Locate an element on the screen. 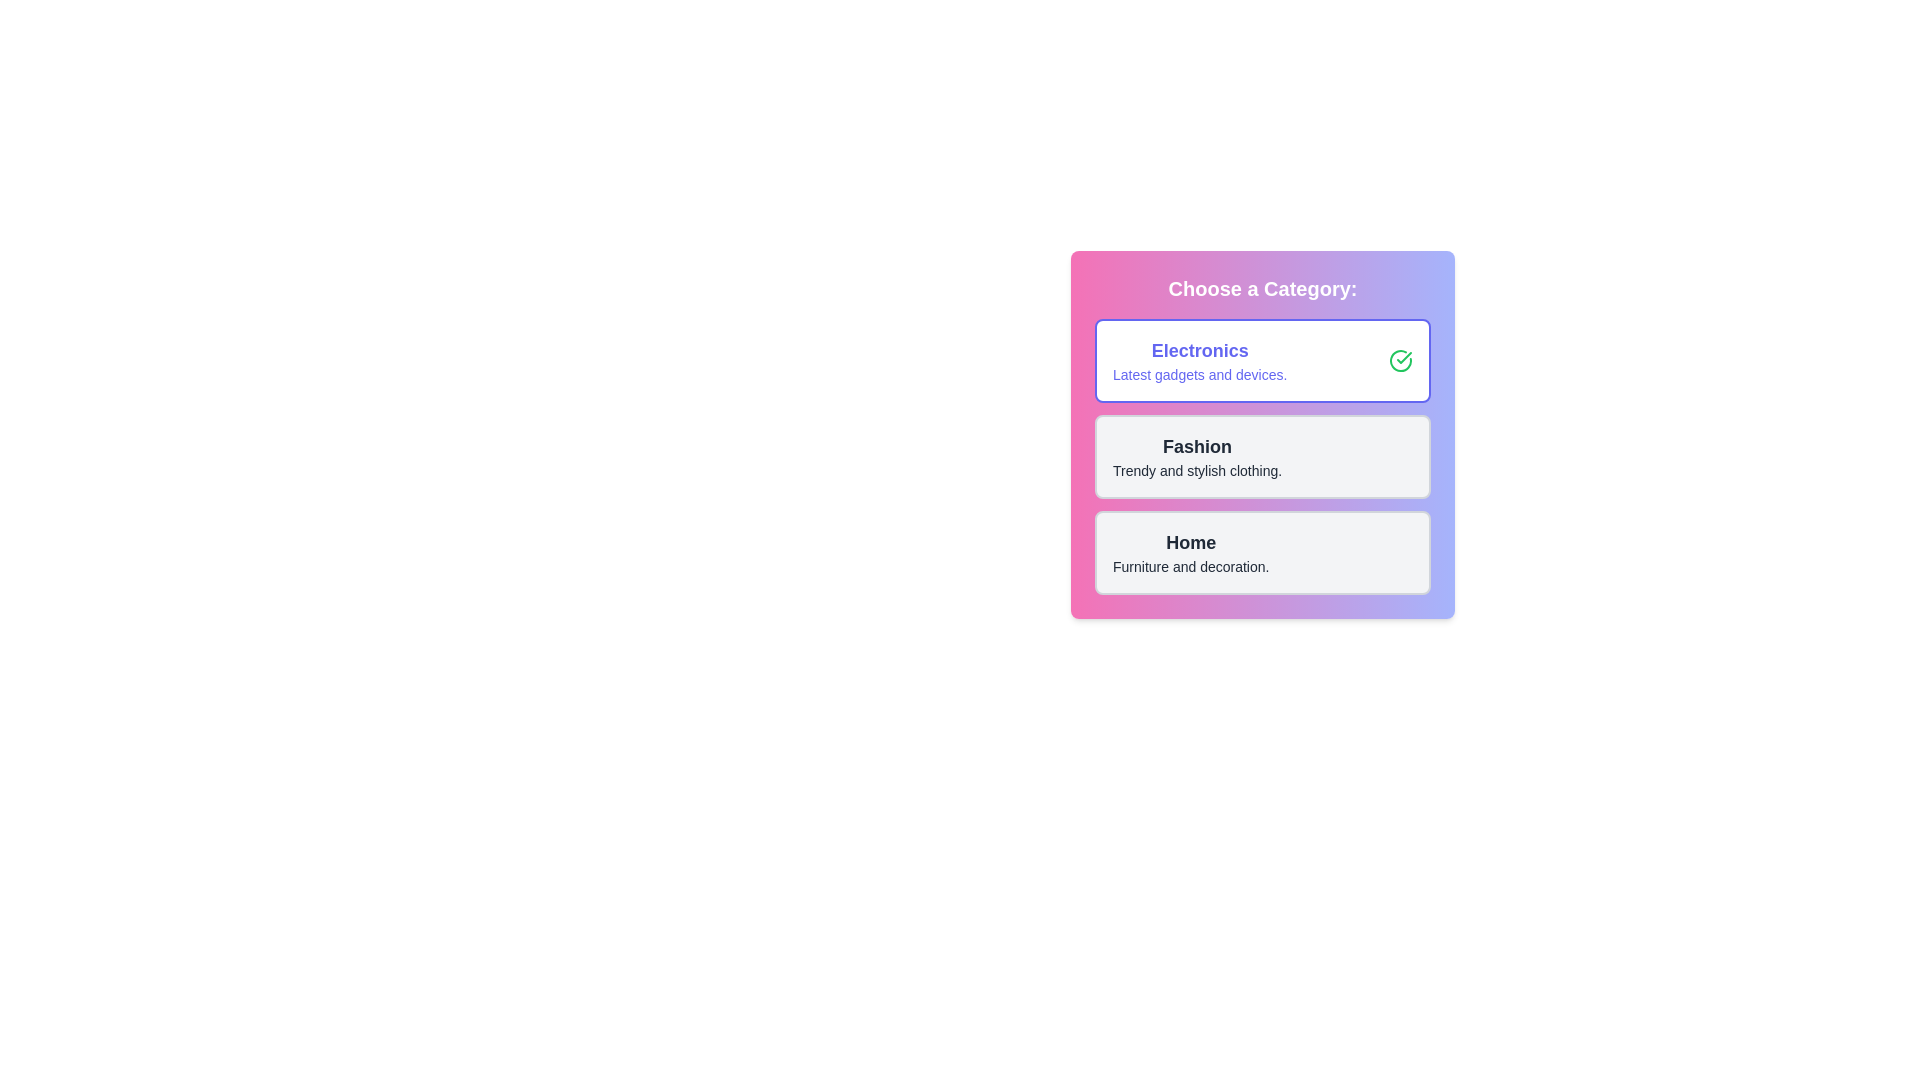 This screenshot has height=1080, width=1920. the validation icon indicating that the option 'Electronics' has been confirmed, located near the top-right inside the text box labeled 'Electronics' is located at coordinates (1403, 357).